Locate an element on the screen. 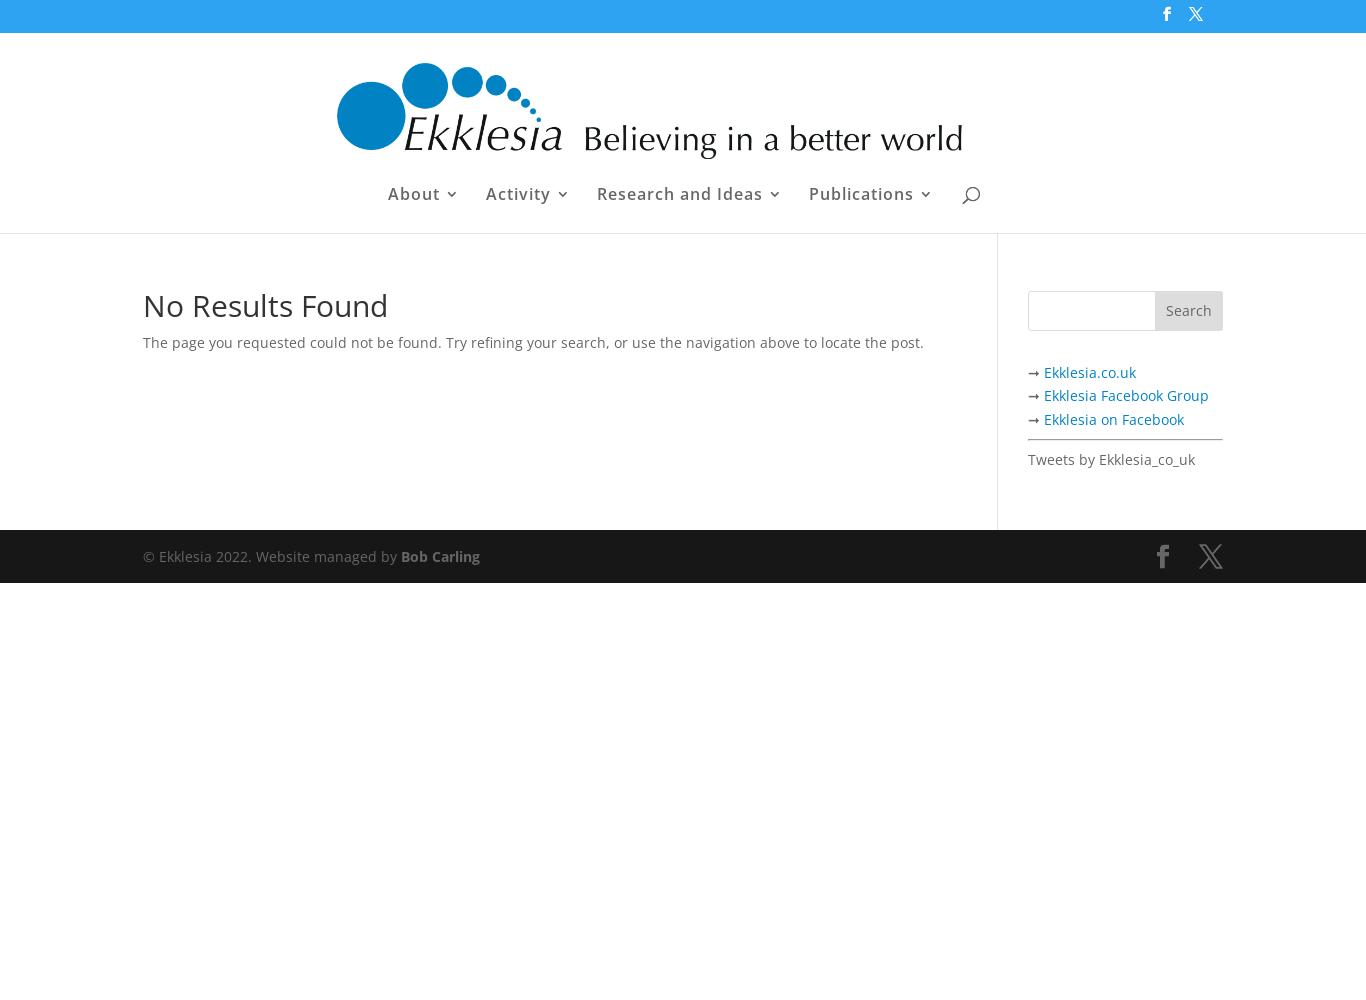 This screenshot has width=1366, height=1000. 'Publications' is located at coordinates (860, 192).